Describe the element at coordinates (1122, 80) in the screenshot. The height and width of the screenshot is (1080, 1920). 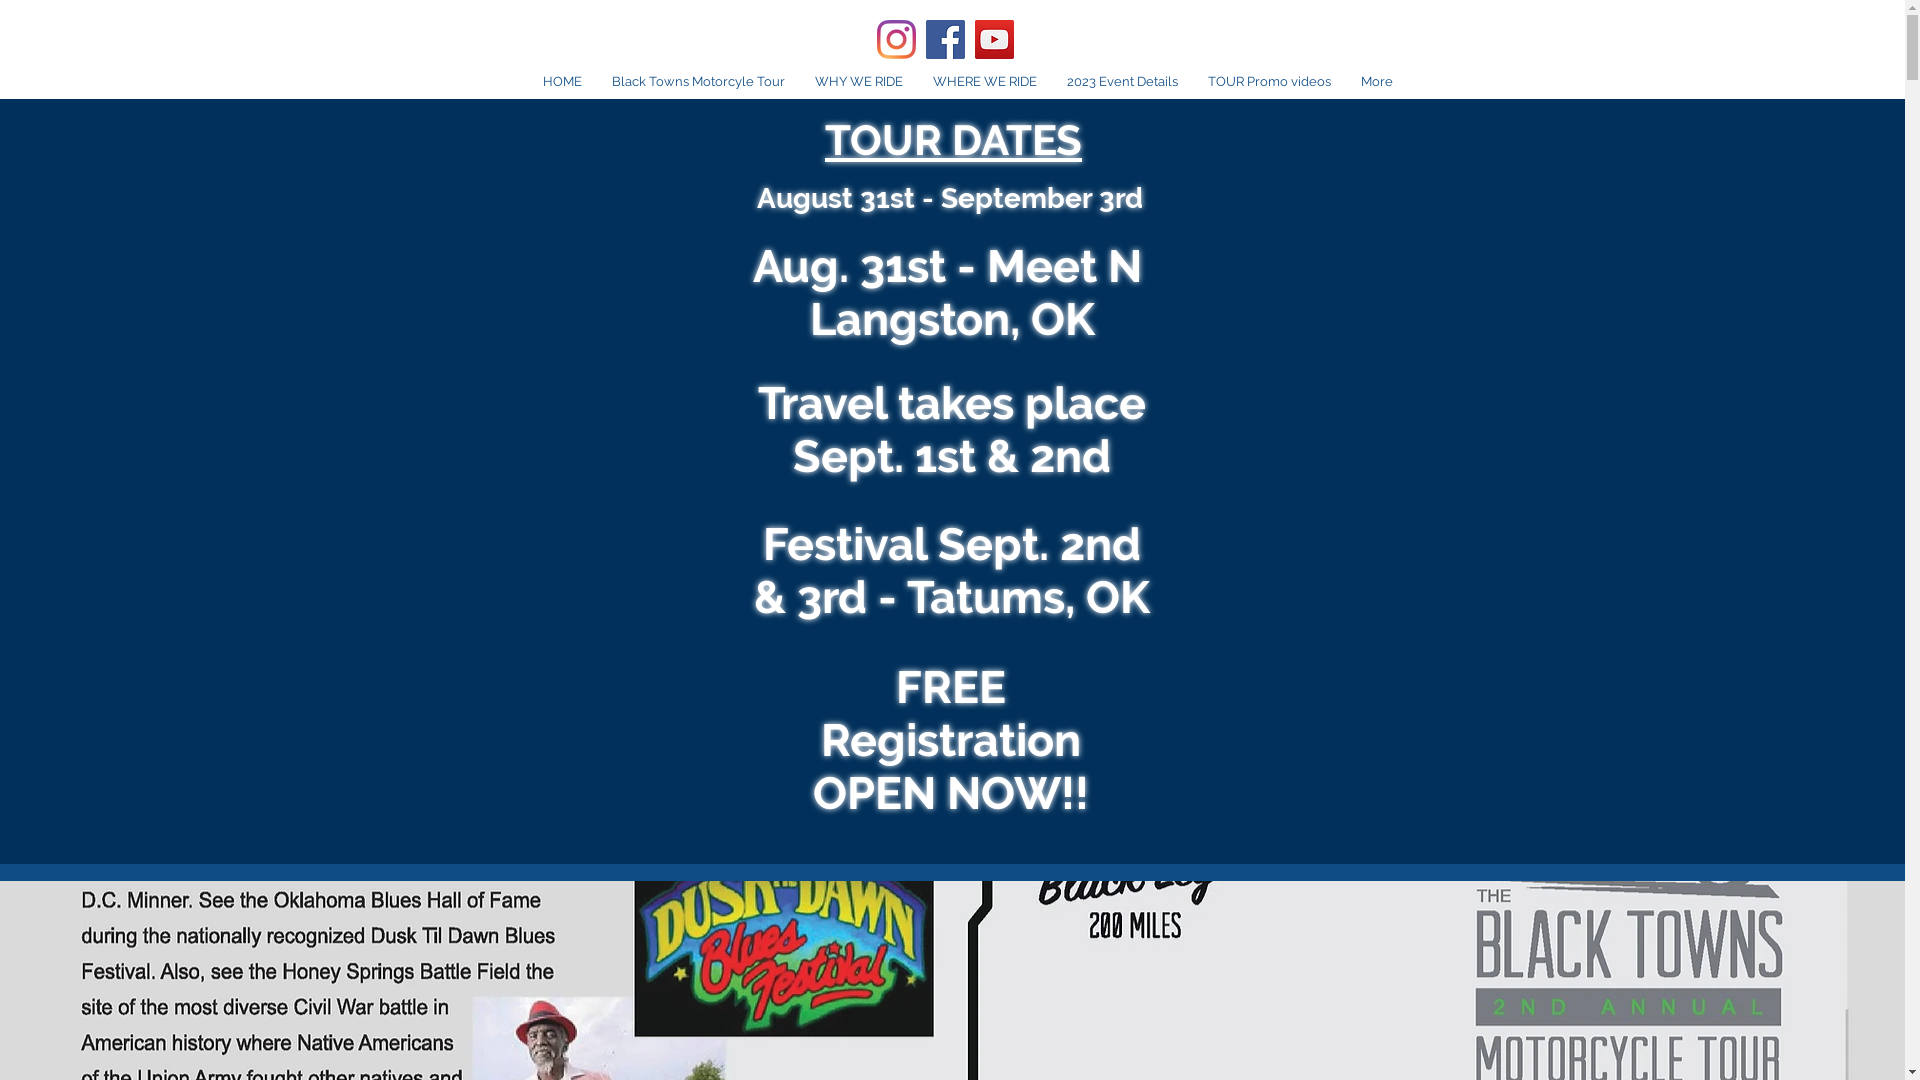
I see `'2023 Event Details'` at that location.